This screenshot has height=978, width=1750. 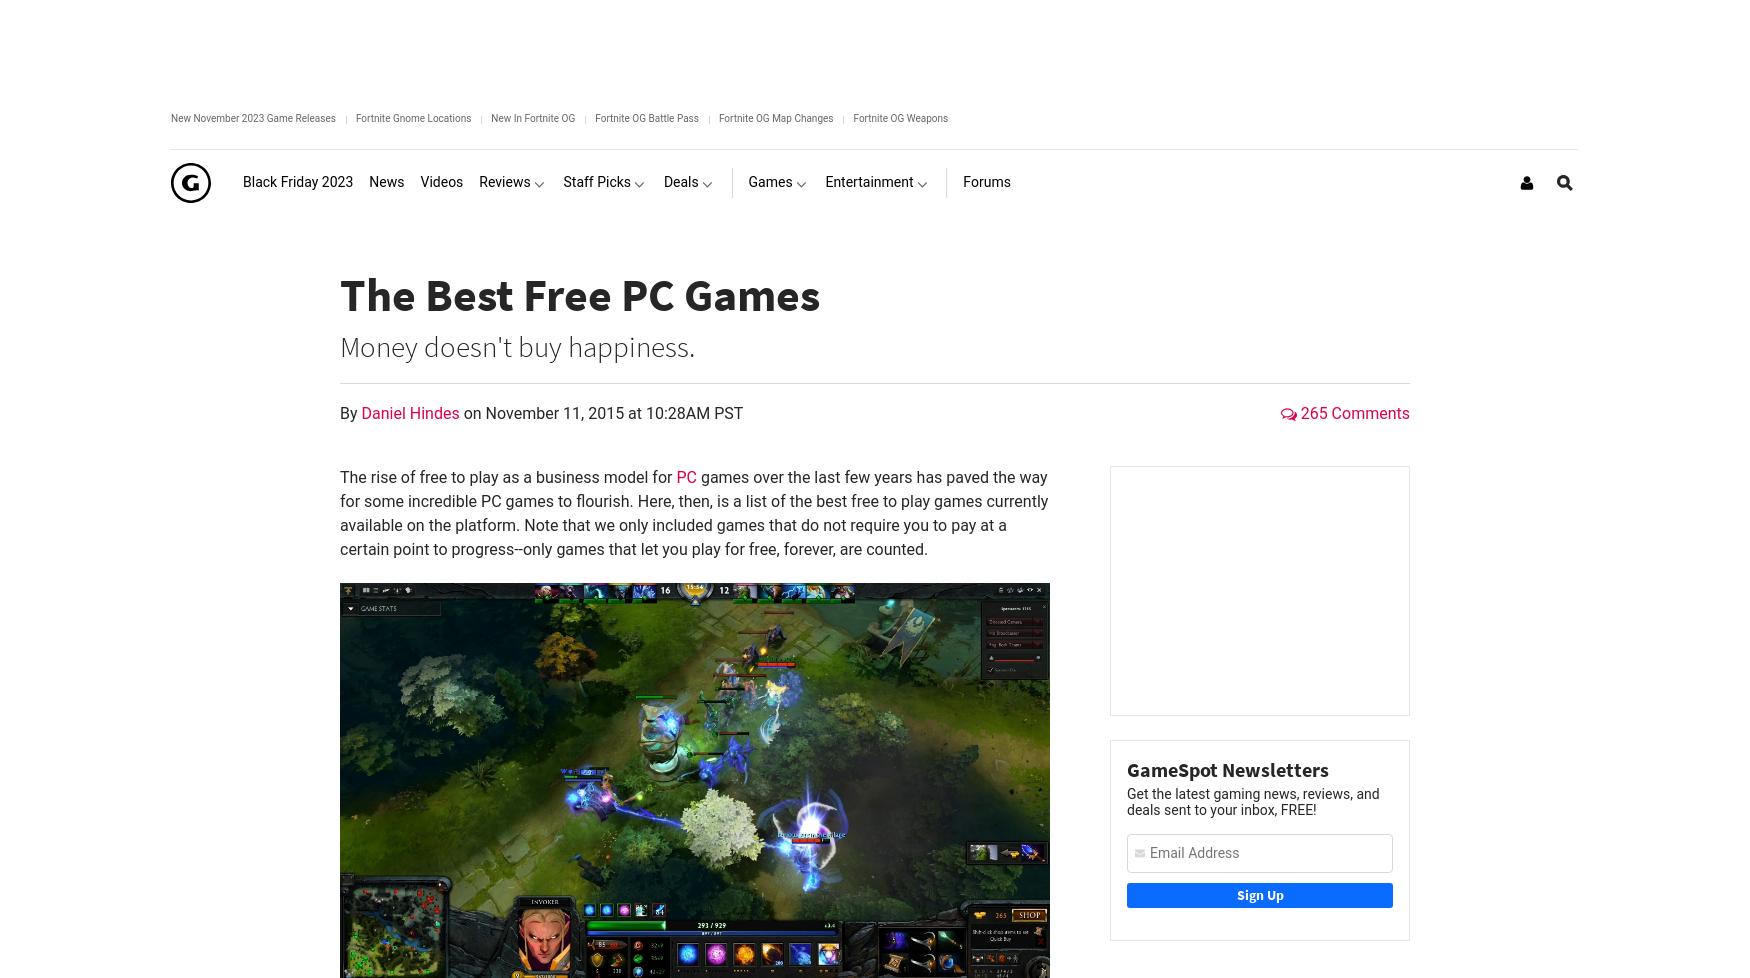 I want to click on 'Black Friday 2023', so click(x=297, y=182).